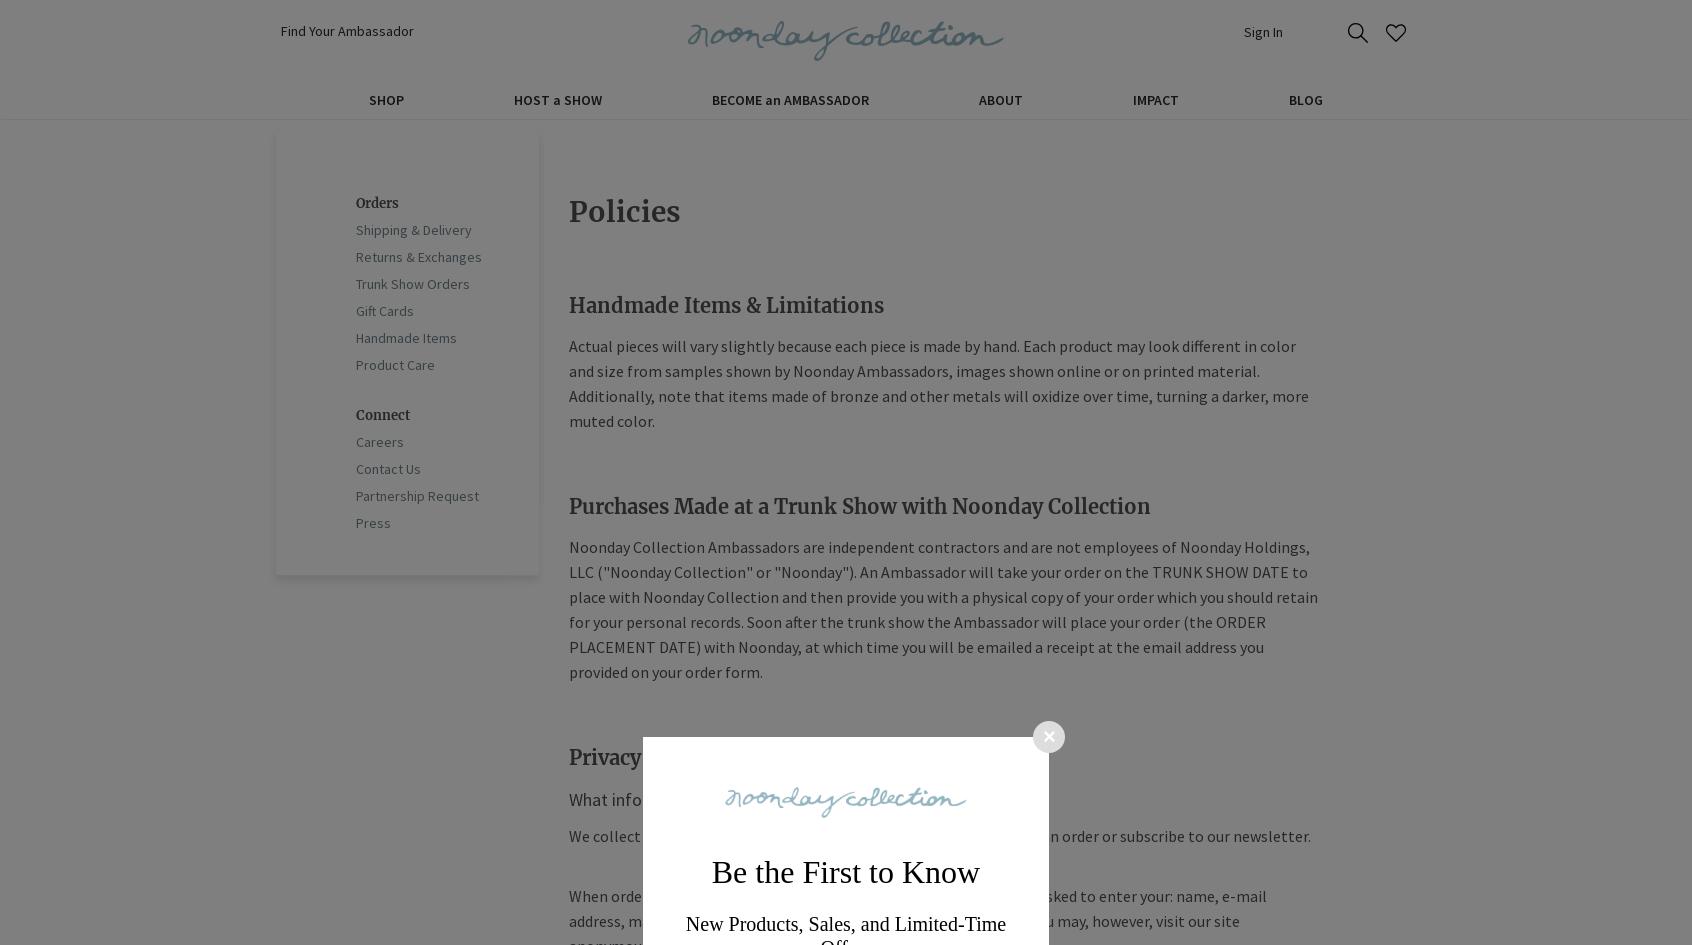  I want to click on 'ABOUT', so click(999, 98).